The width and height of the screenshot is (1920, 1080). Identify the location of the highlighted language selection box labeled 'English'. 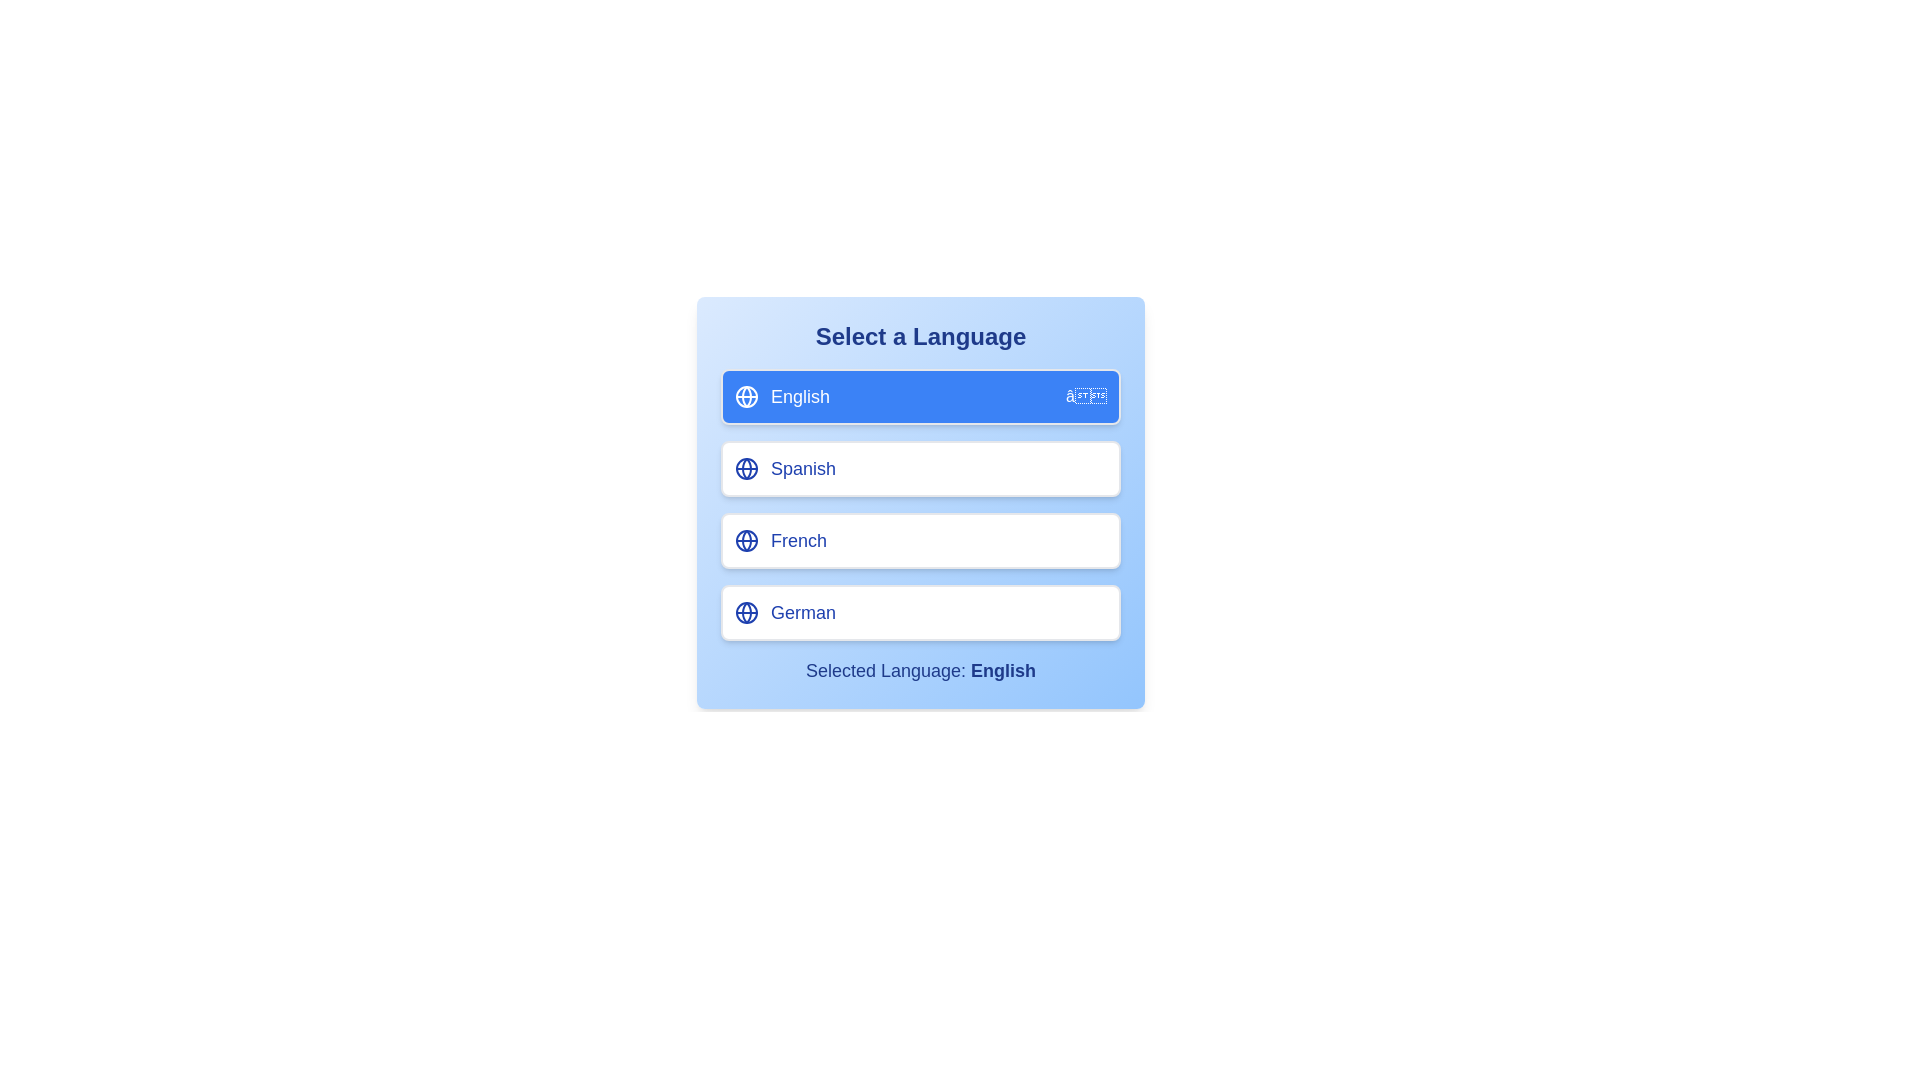
(746, 397).